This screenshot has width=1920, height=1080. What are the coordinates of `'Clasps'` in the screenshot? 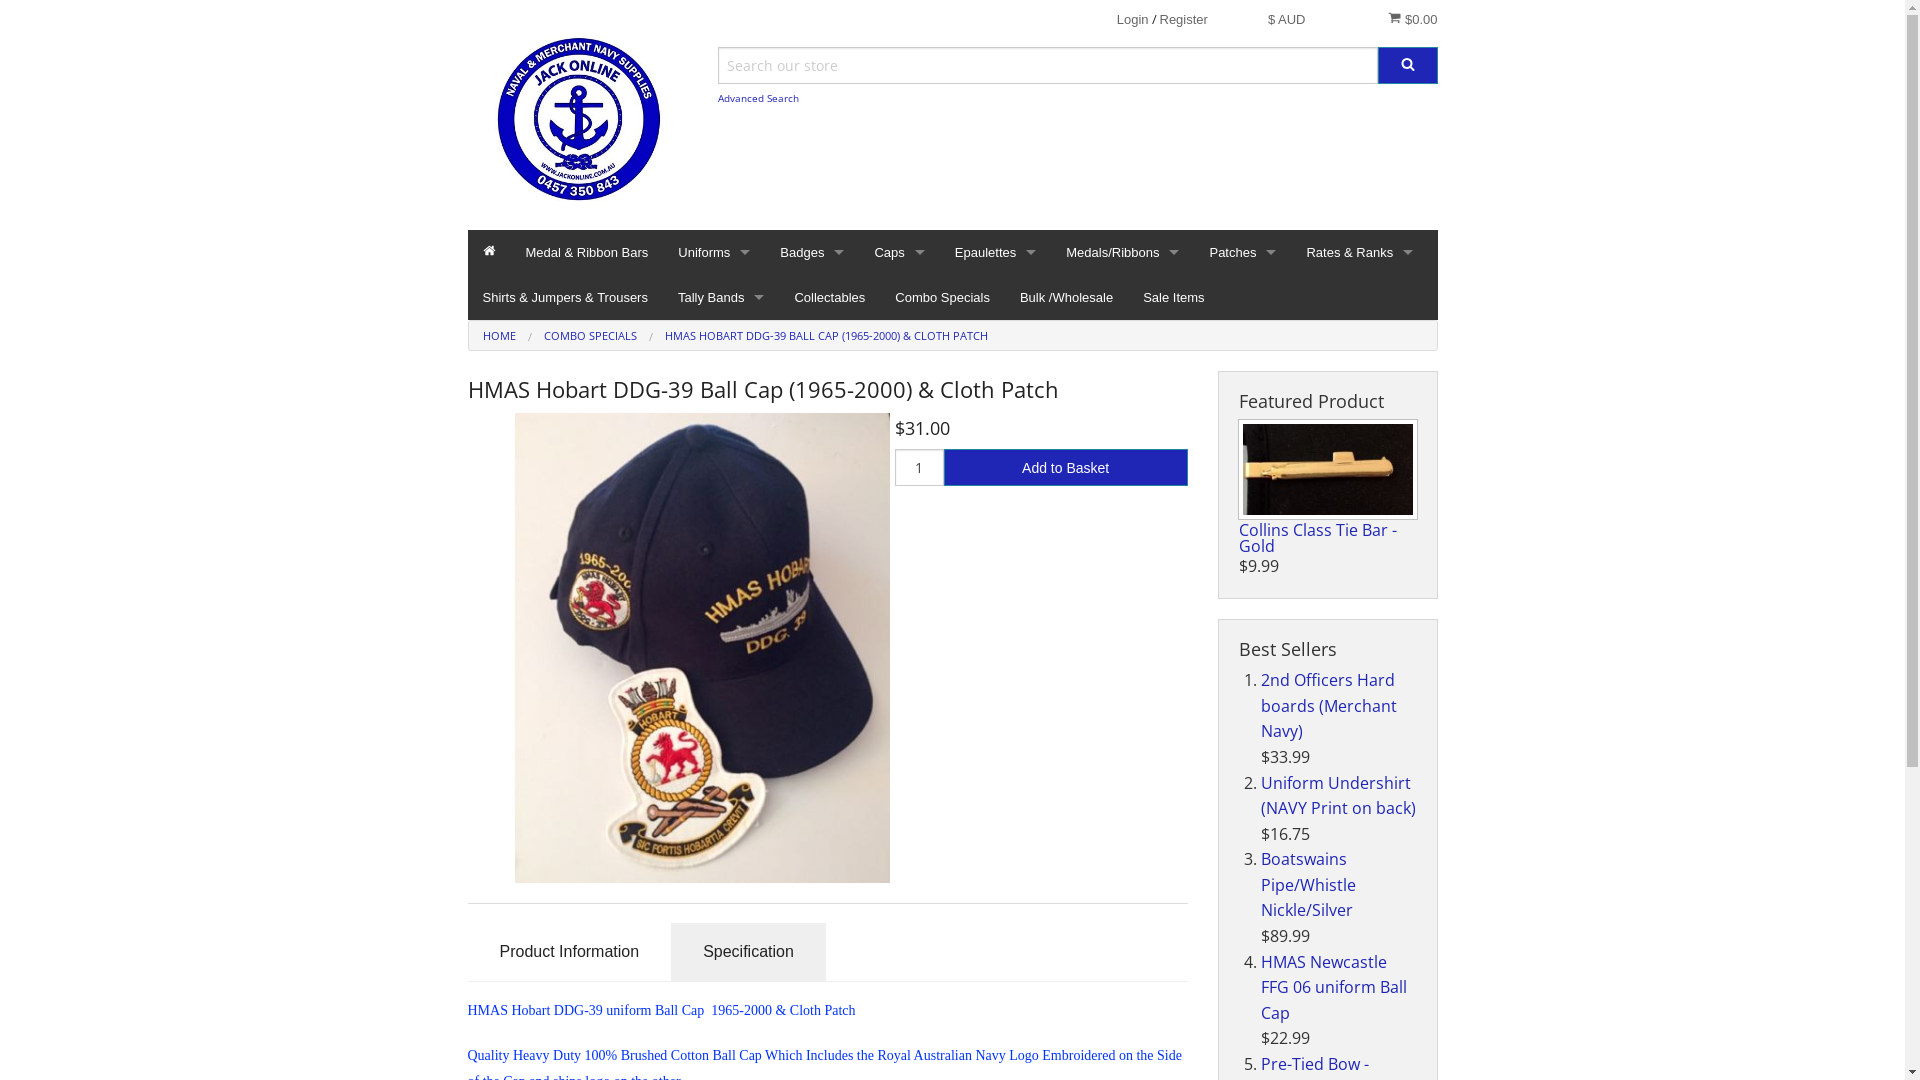 It's located at (1050, 411).